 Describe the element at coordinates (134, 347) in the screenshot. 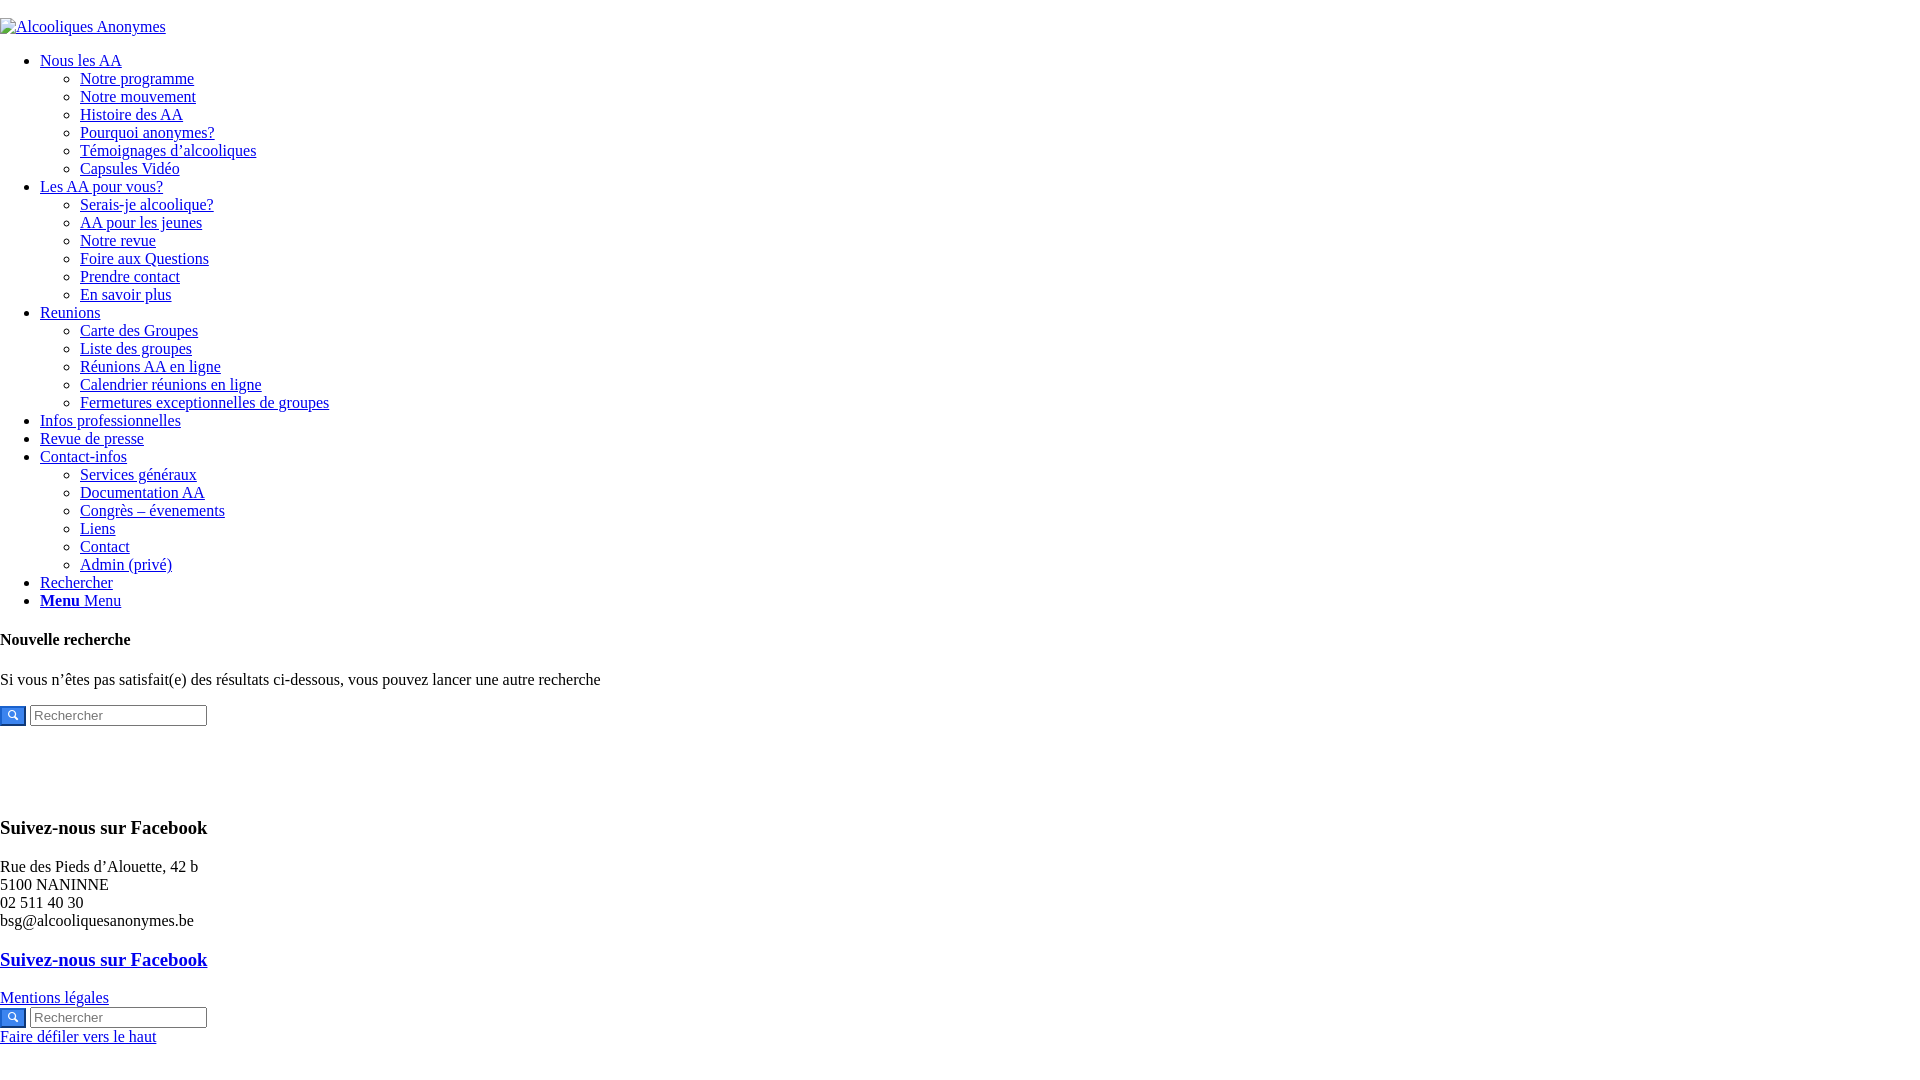

I see `'Liste des groupes'` at that location.